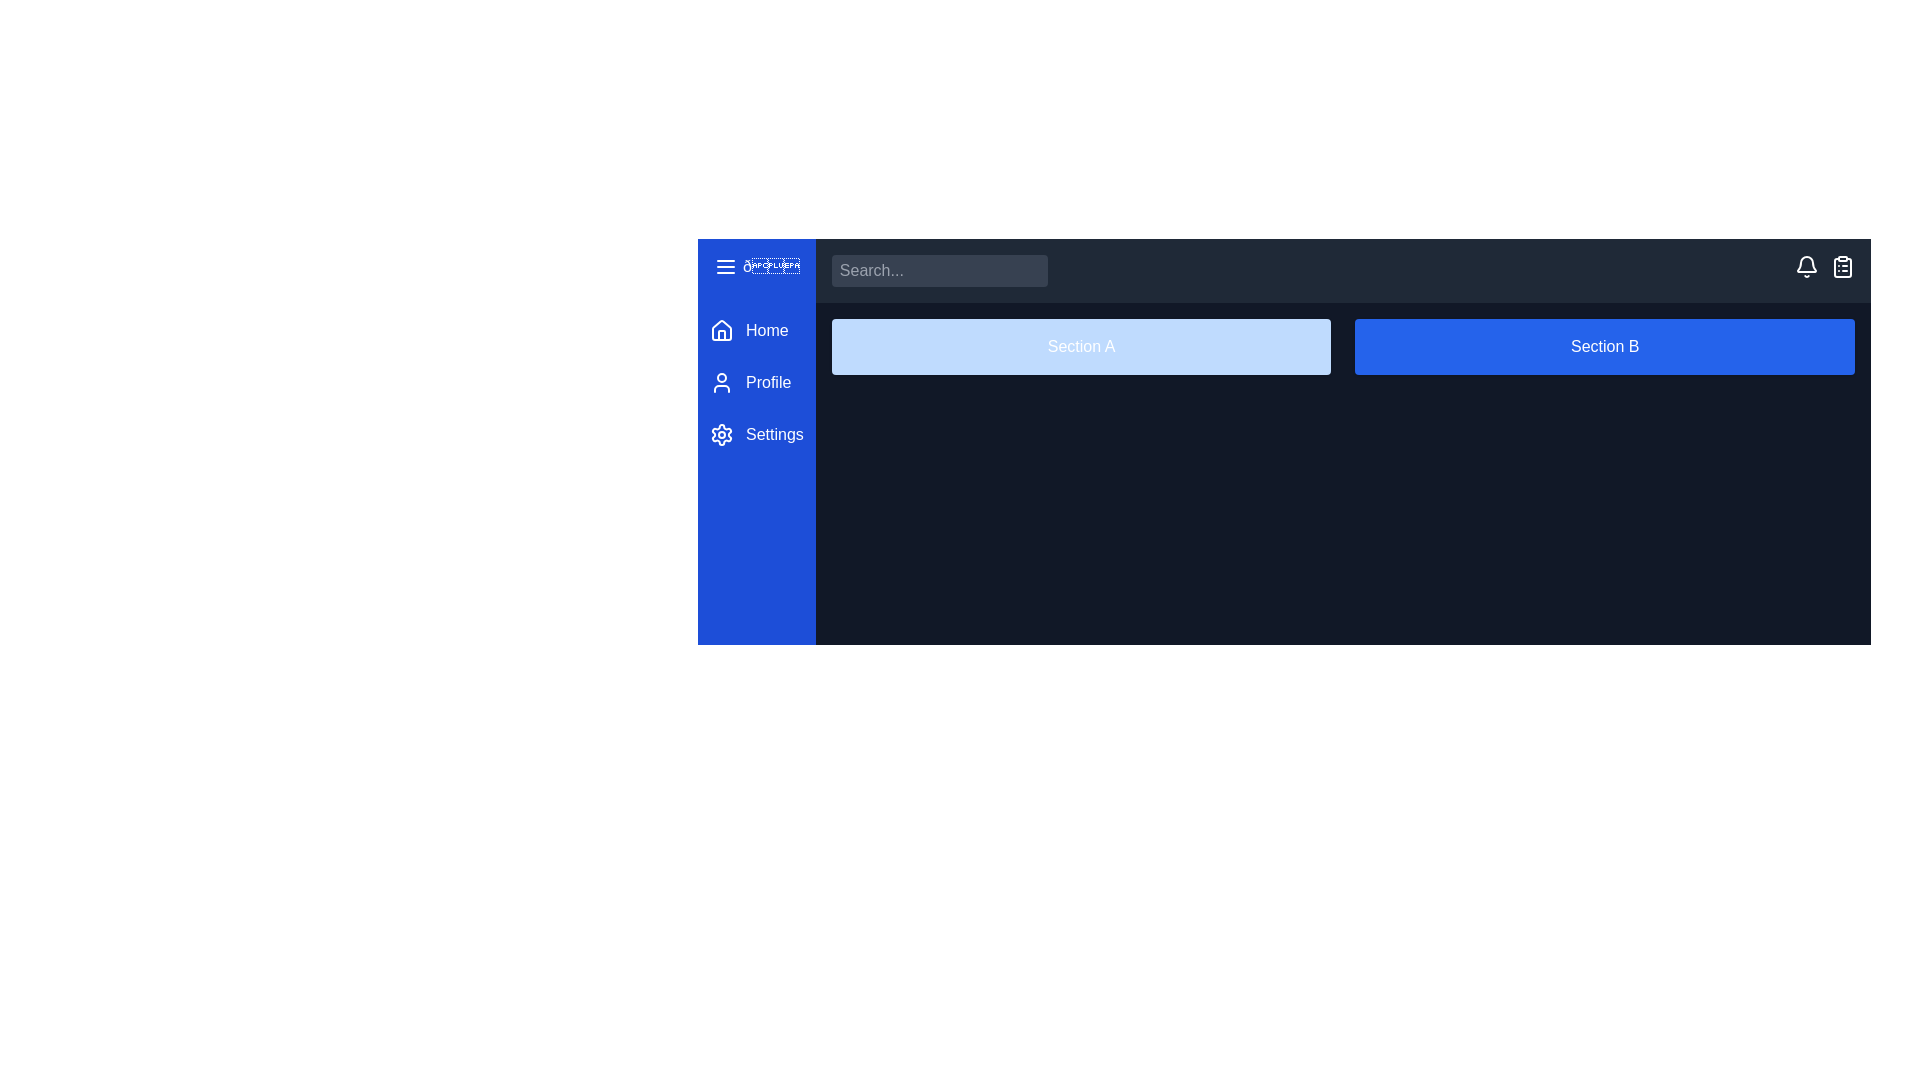  Describe the element at coordinates (773, 434) in the screenshot. I see `the 'Settings' text label in the vertical navigation menu` at that location.